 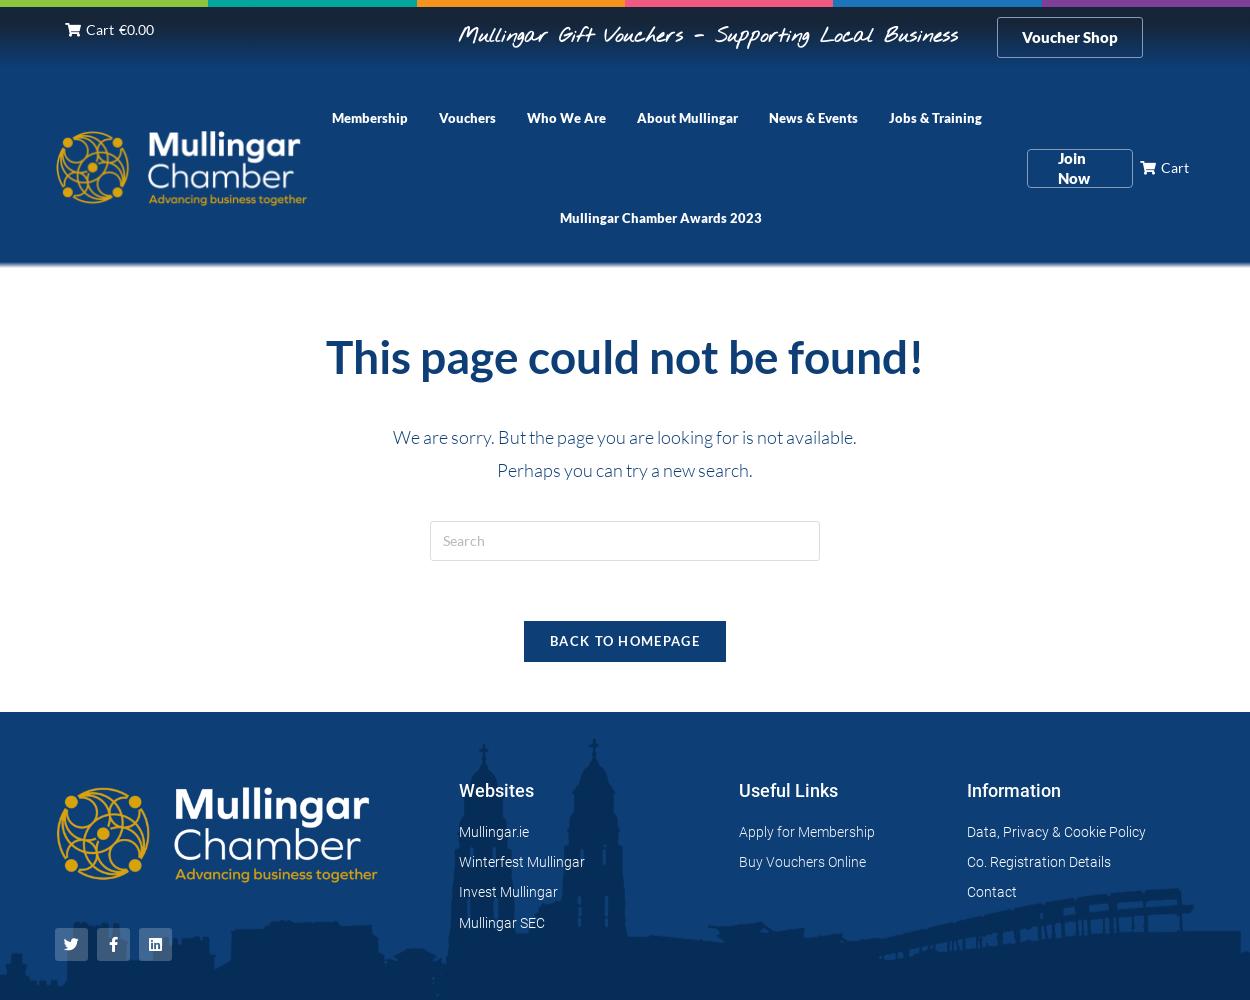 What do you see at coordinates (660, 217) in the screenshot?
I see `'Mullingar Chamber Awards 2023'` at bounding box center [660, 217].